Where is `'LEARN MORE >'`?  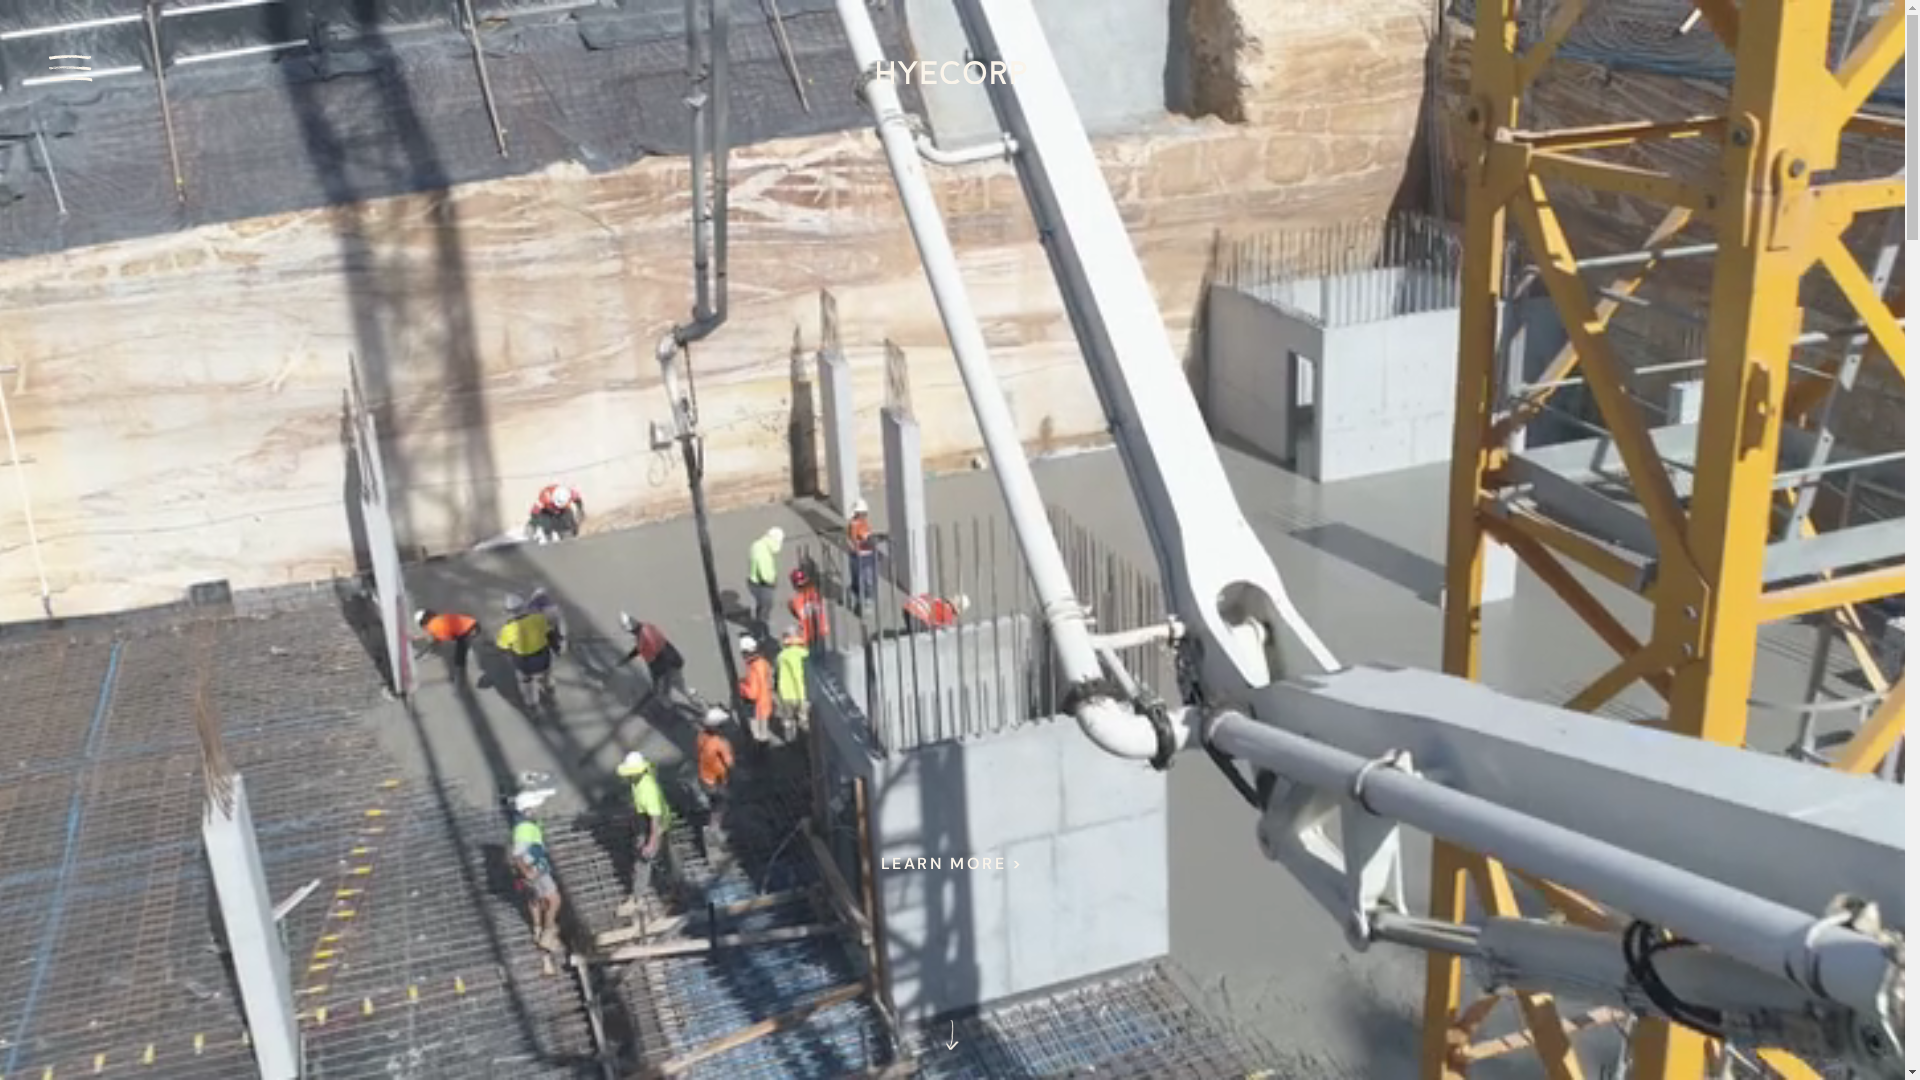
'LEARN MORE >' is located at coordinates (951, 863).